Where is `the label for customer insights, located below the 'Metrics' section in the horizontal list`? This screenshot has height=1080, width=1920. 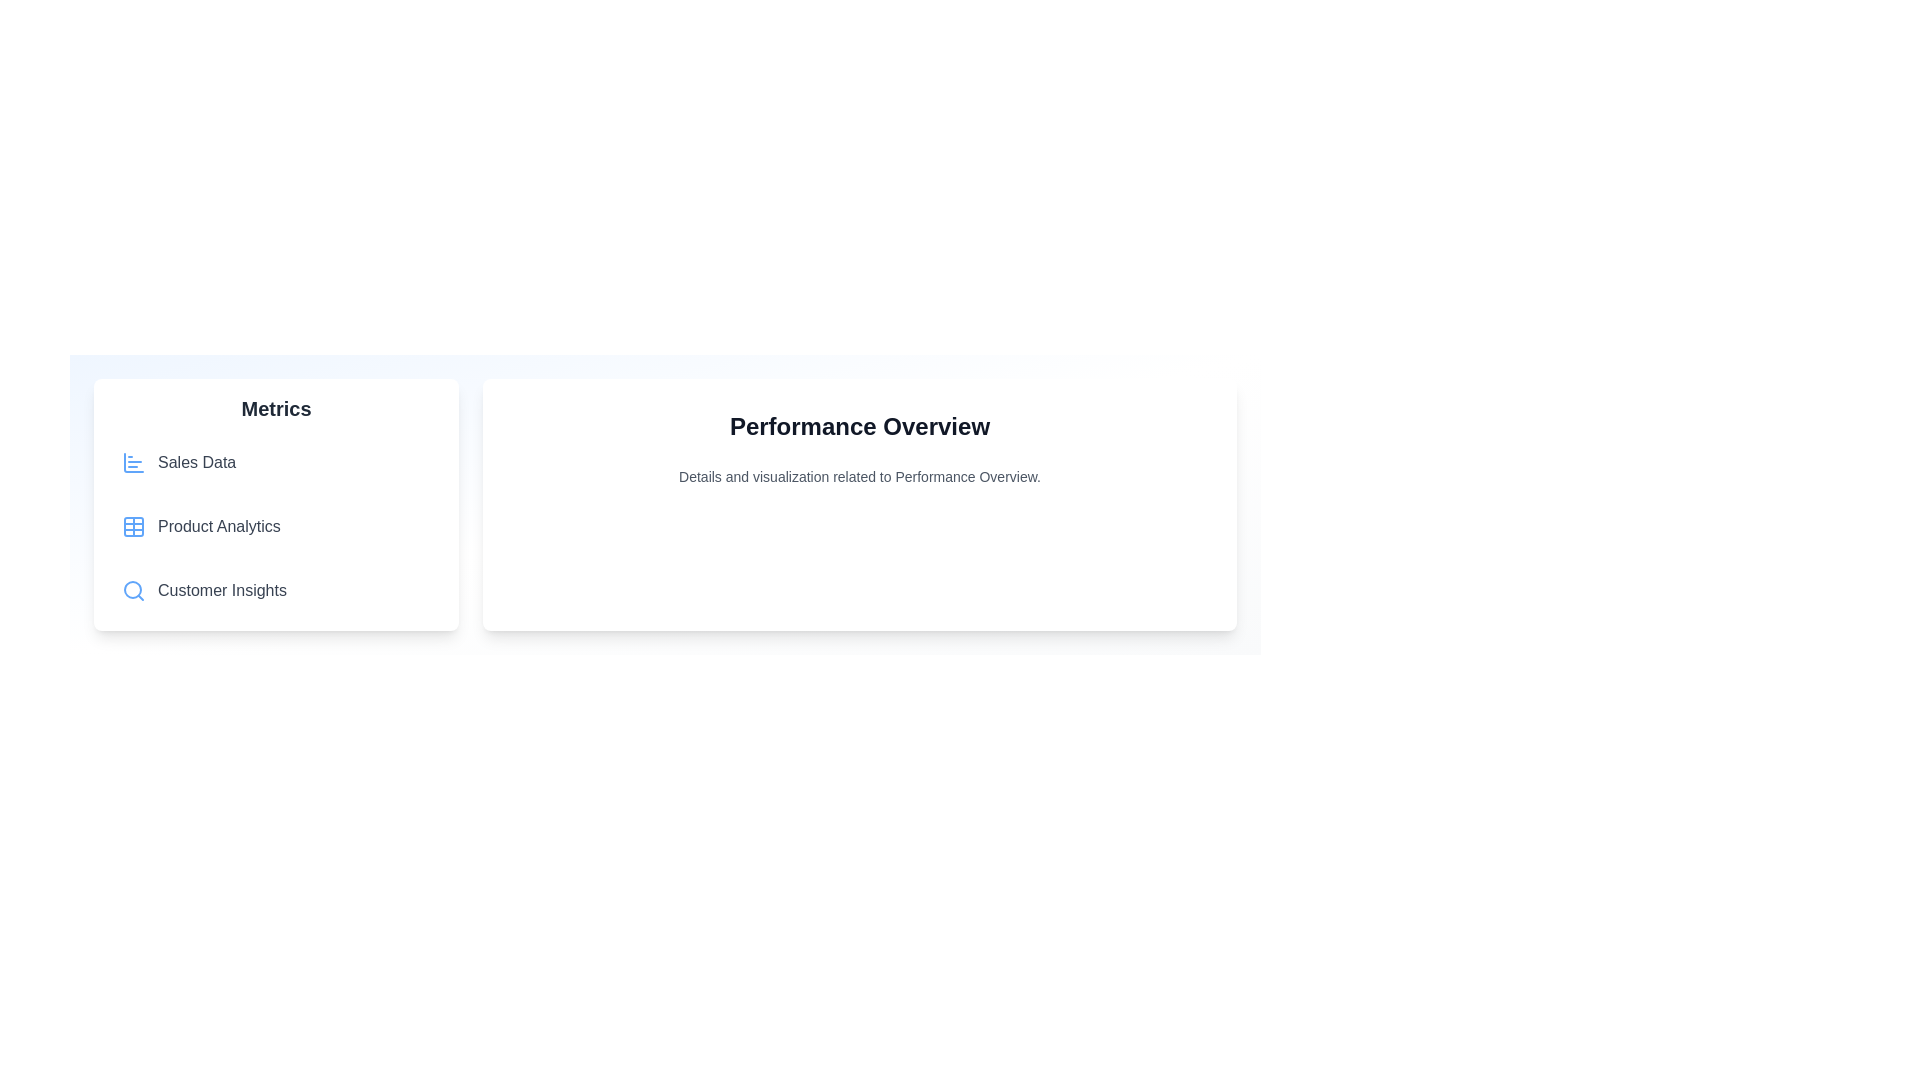 the label for customer insights, located below the 'Metrics' section in the horizontal list is located at coordinates (222, 589).